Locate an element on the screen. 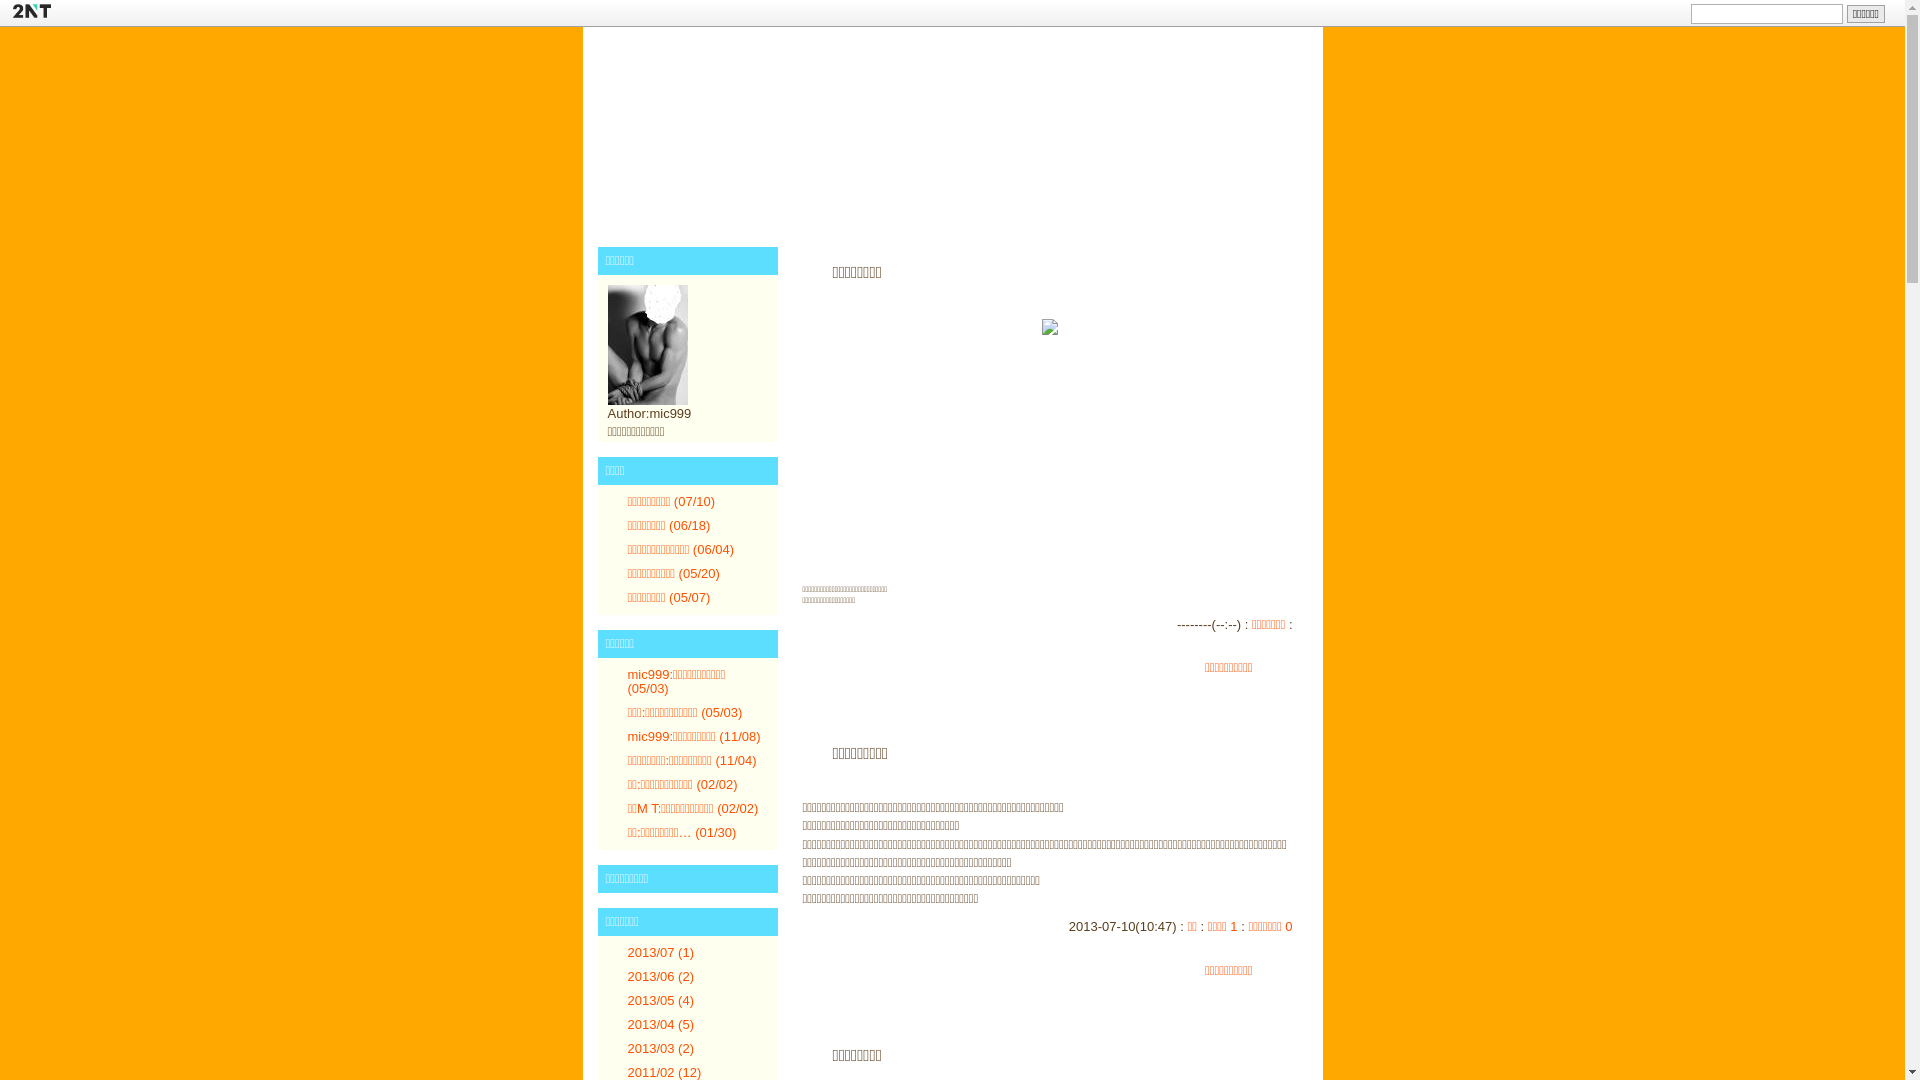 This screenshot has width=1920, height=1080. '2013/05 (4)' is located at coordinates (661, 1000).